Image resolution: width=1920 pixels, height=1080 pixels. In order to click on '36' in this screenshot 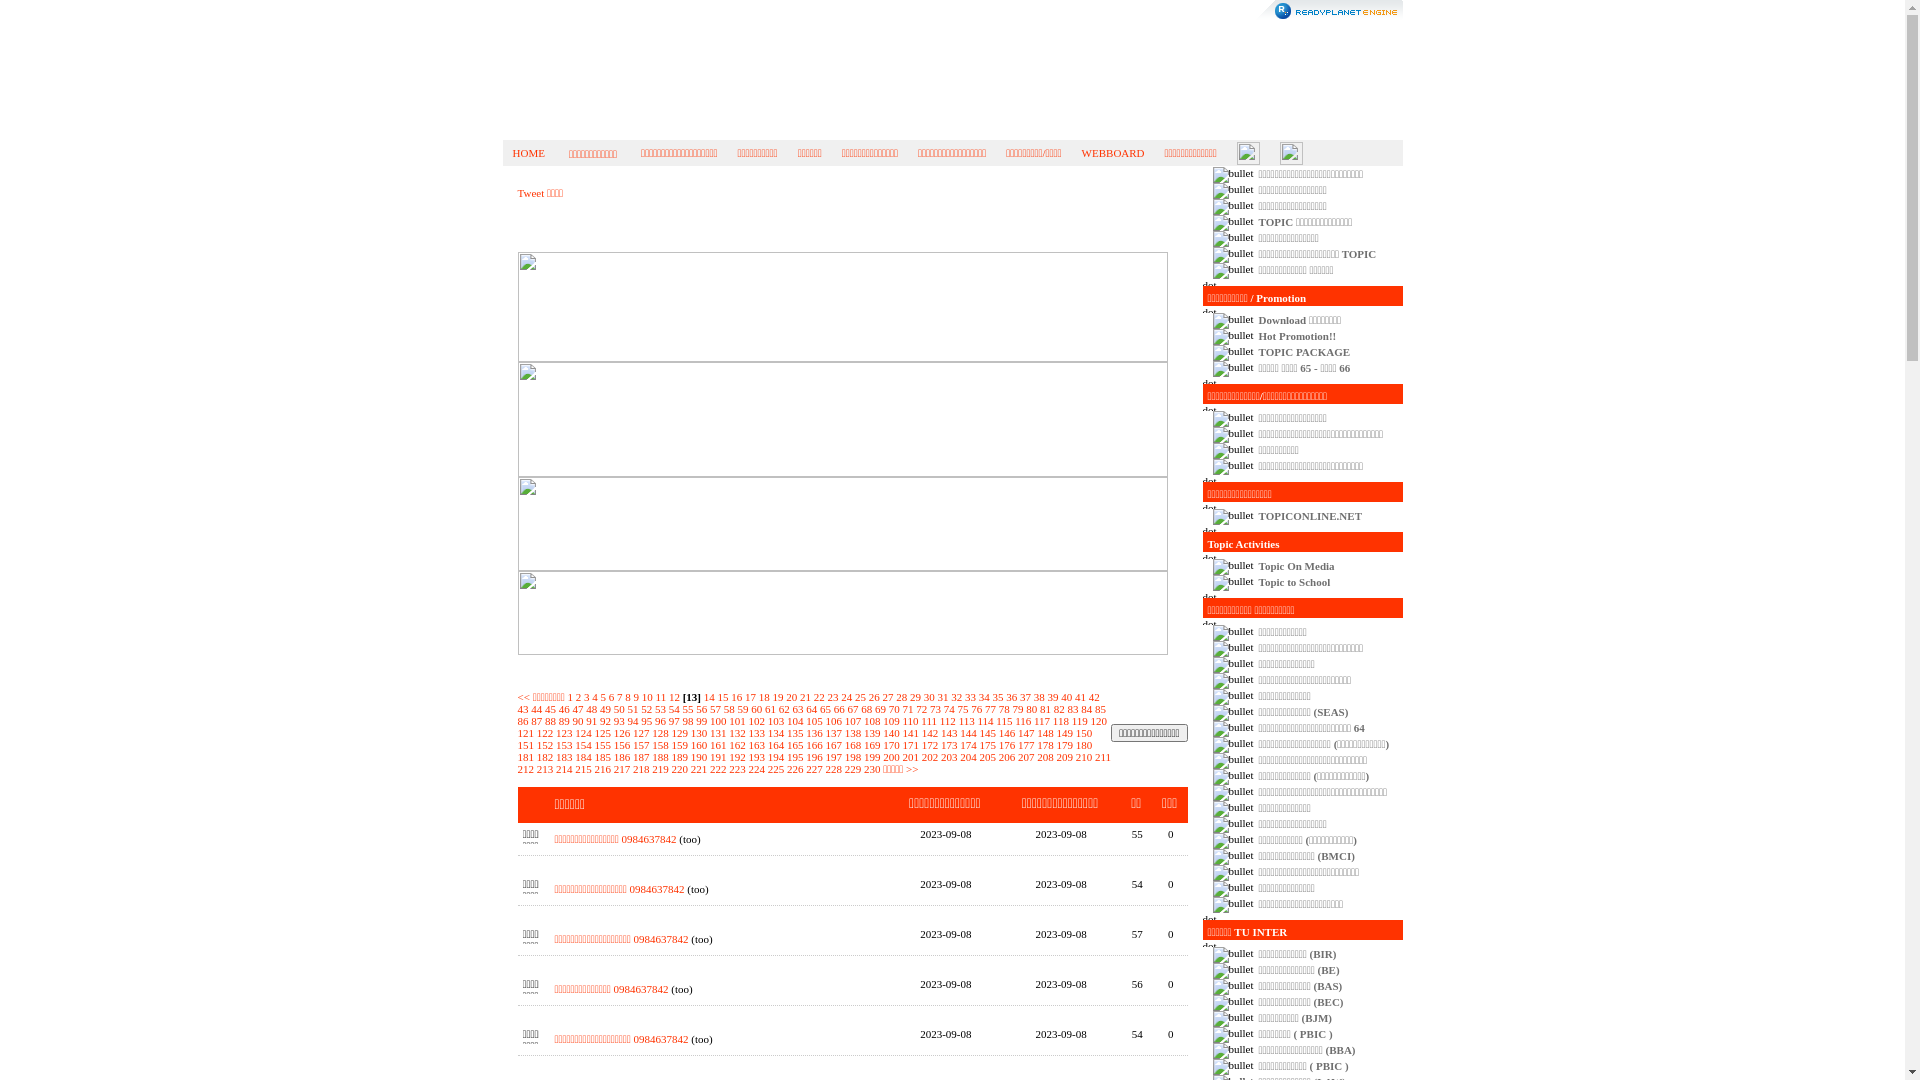, I will do `click(1011, 696)`.